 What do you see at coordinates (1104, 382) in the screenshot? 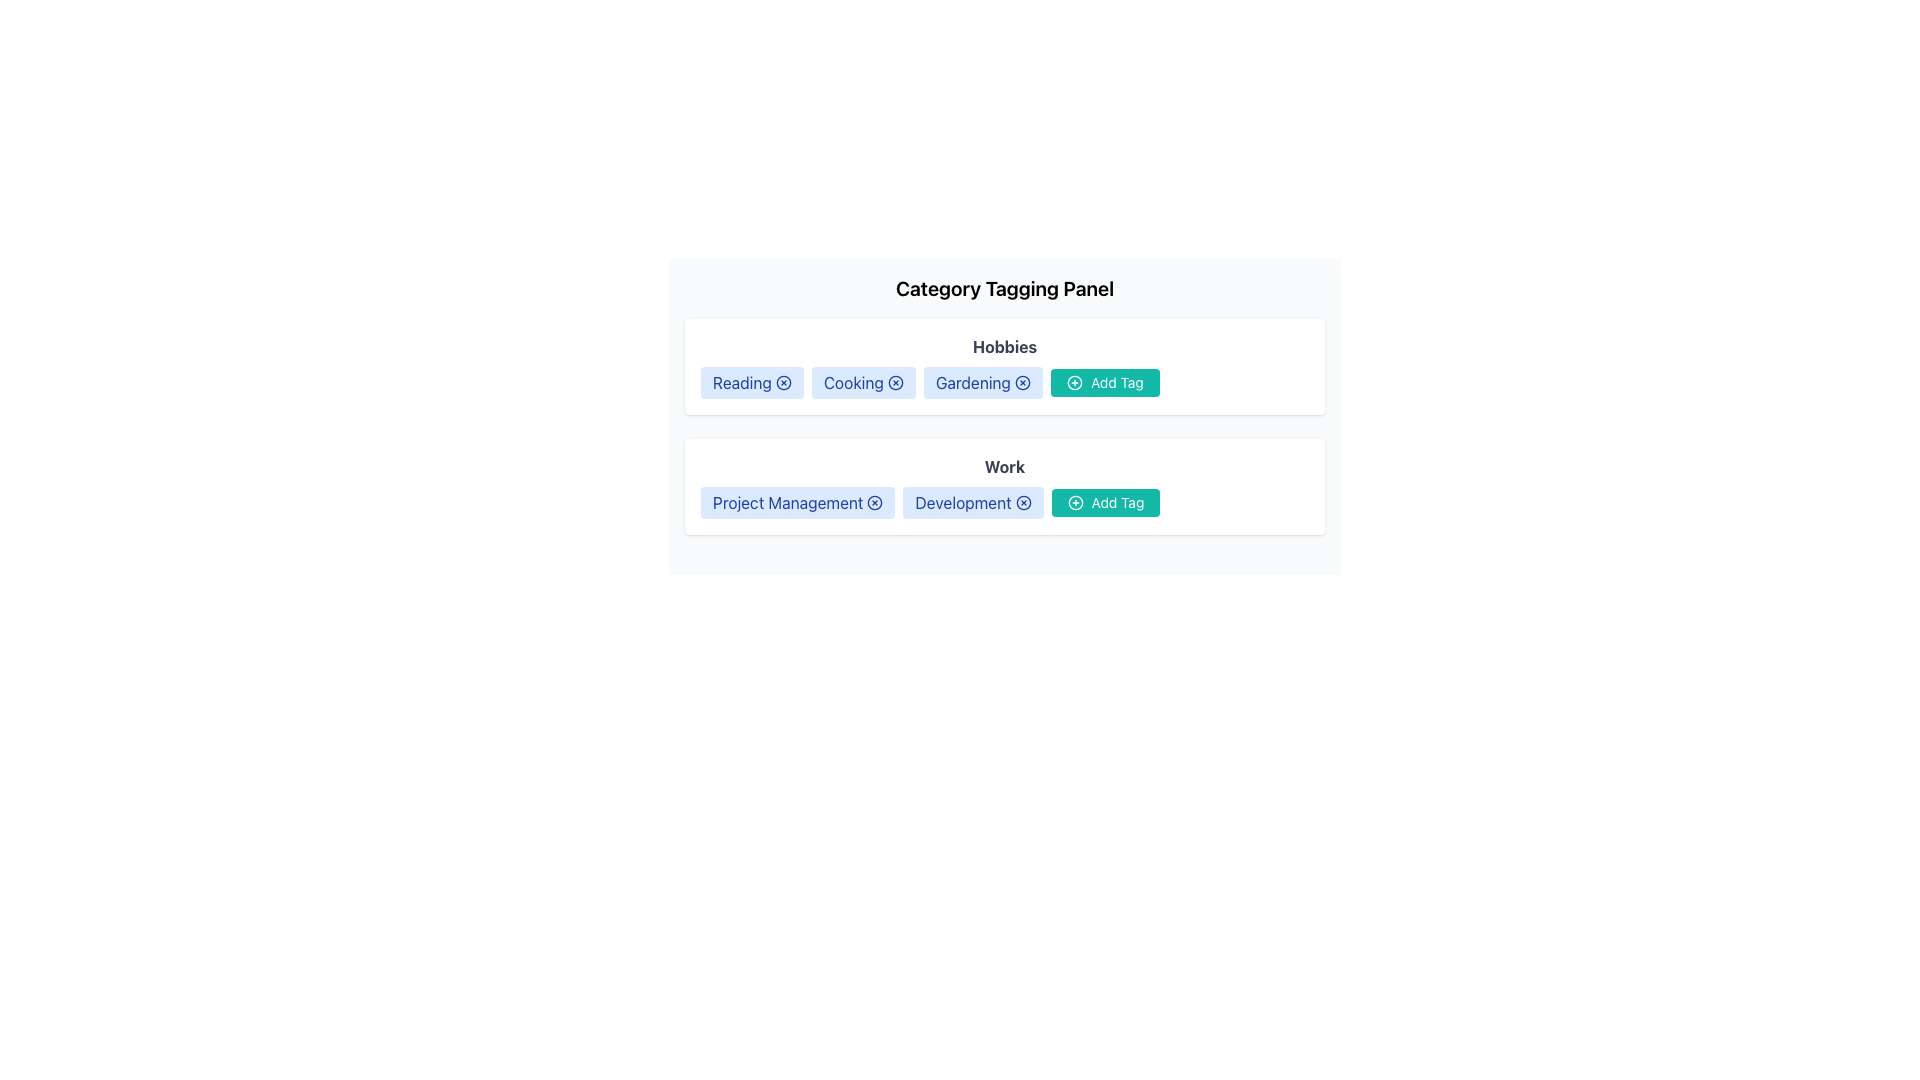
I see `the 'Add Tag' button with a teal-green background and white text, located in the 'Hobbies' section of the interface` at bounding box center [1104, 382].